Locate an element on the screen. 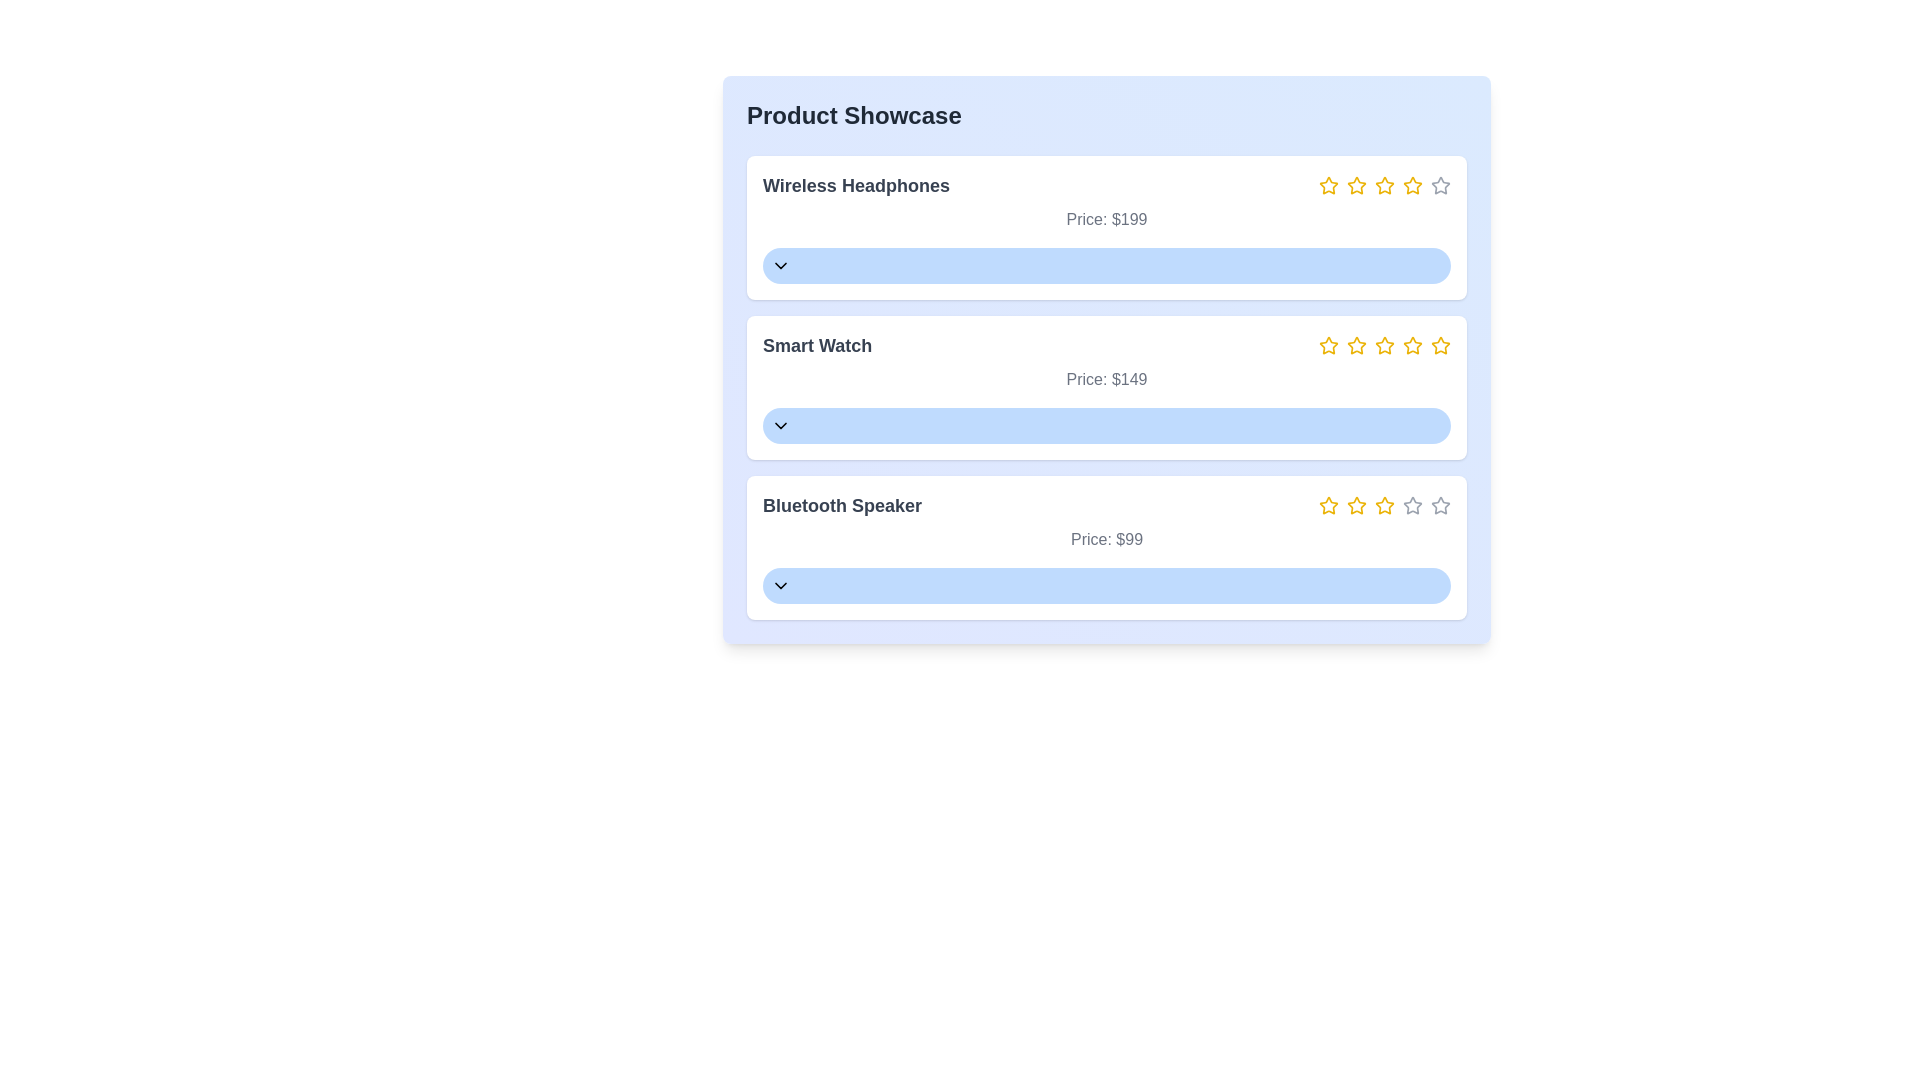  the fifth star icon in the rating section of the 'Wireless Headphones' product card to rate it is located at coordinates (1440, 185).